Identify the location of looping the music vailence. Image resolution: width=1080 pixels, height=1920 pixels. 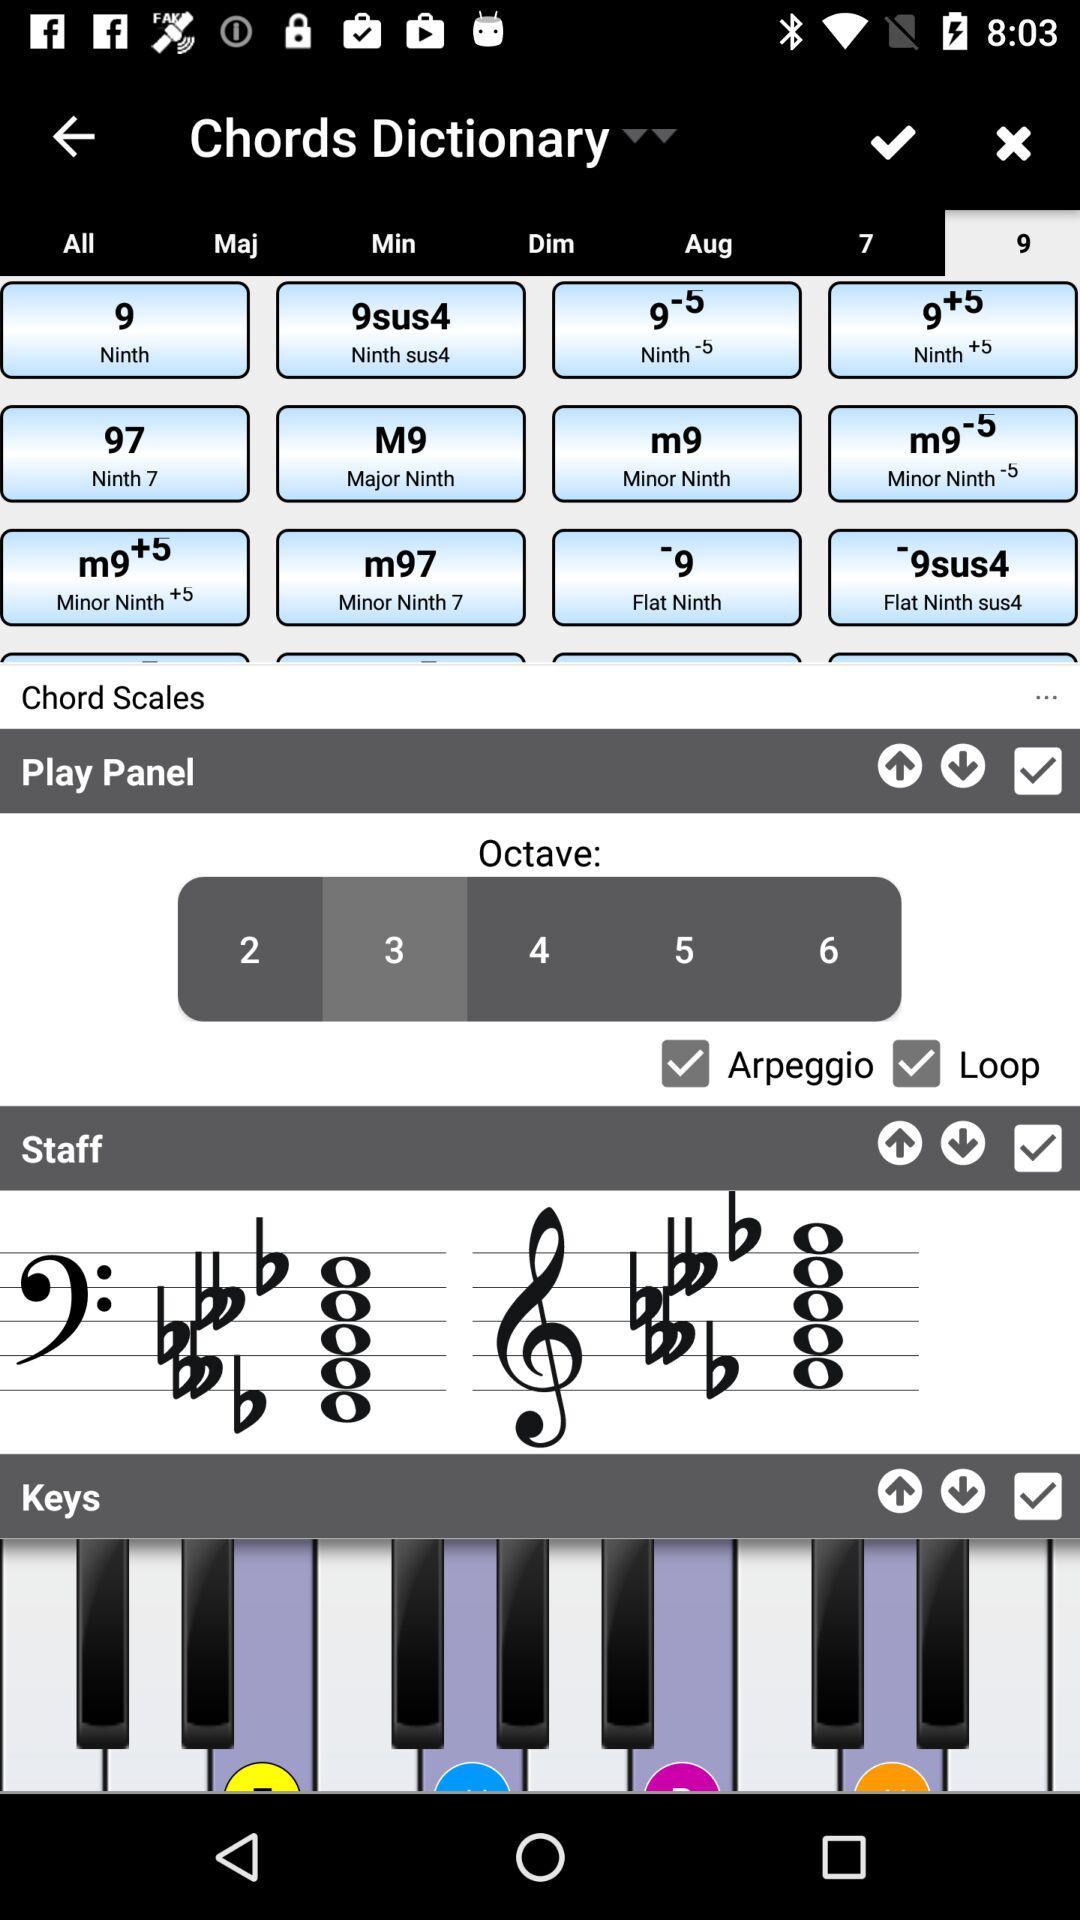
(916, 1062).